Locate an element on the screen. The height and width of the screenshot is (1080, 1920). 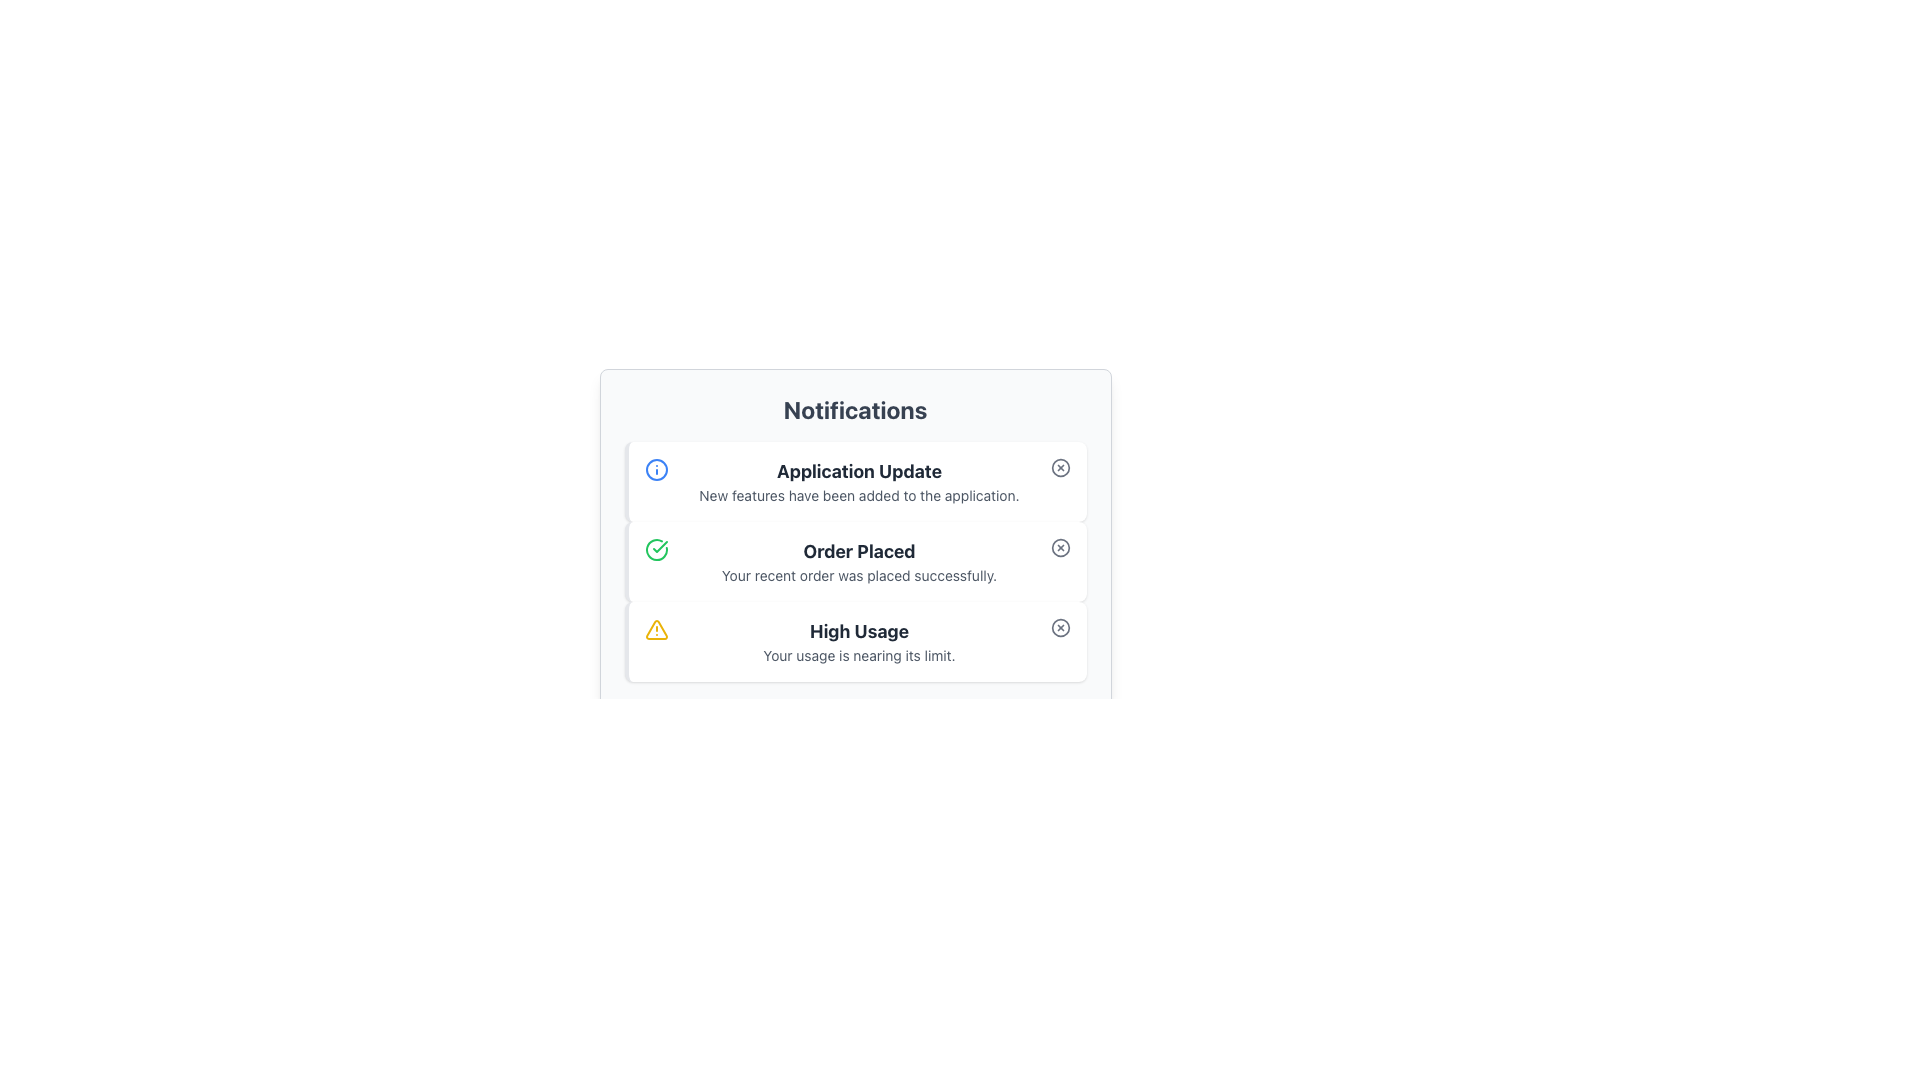
the 'High Usage' text label in the notification panel is located at coordinates (859, 632).